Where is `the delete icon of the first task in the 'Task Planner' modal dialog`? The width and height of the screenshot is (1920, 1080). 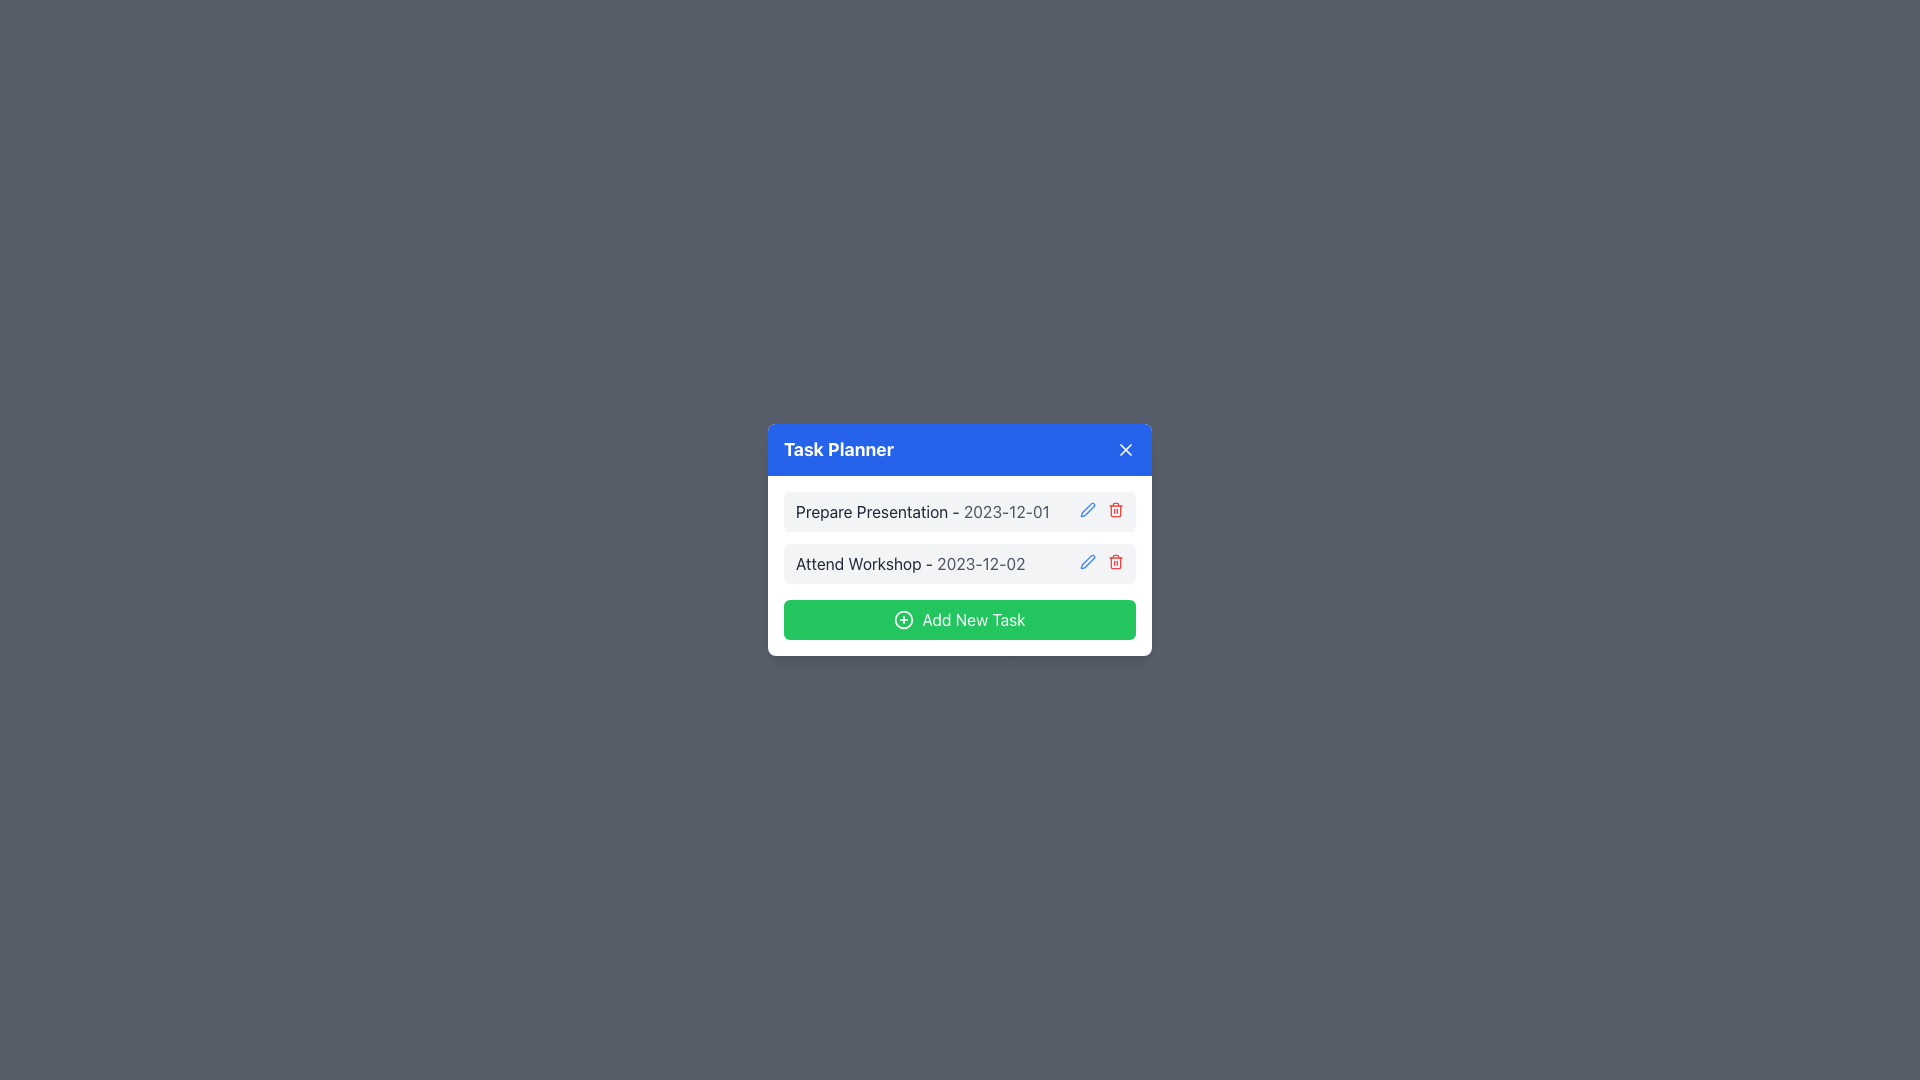 the delete icon of the first task in the 'Task Planner' modal dialog is located at coordinates (960, 511).